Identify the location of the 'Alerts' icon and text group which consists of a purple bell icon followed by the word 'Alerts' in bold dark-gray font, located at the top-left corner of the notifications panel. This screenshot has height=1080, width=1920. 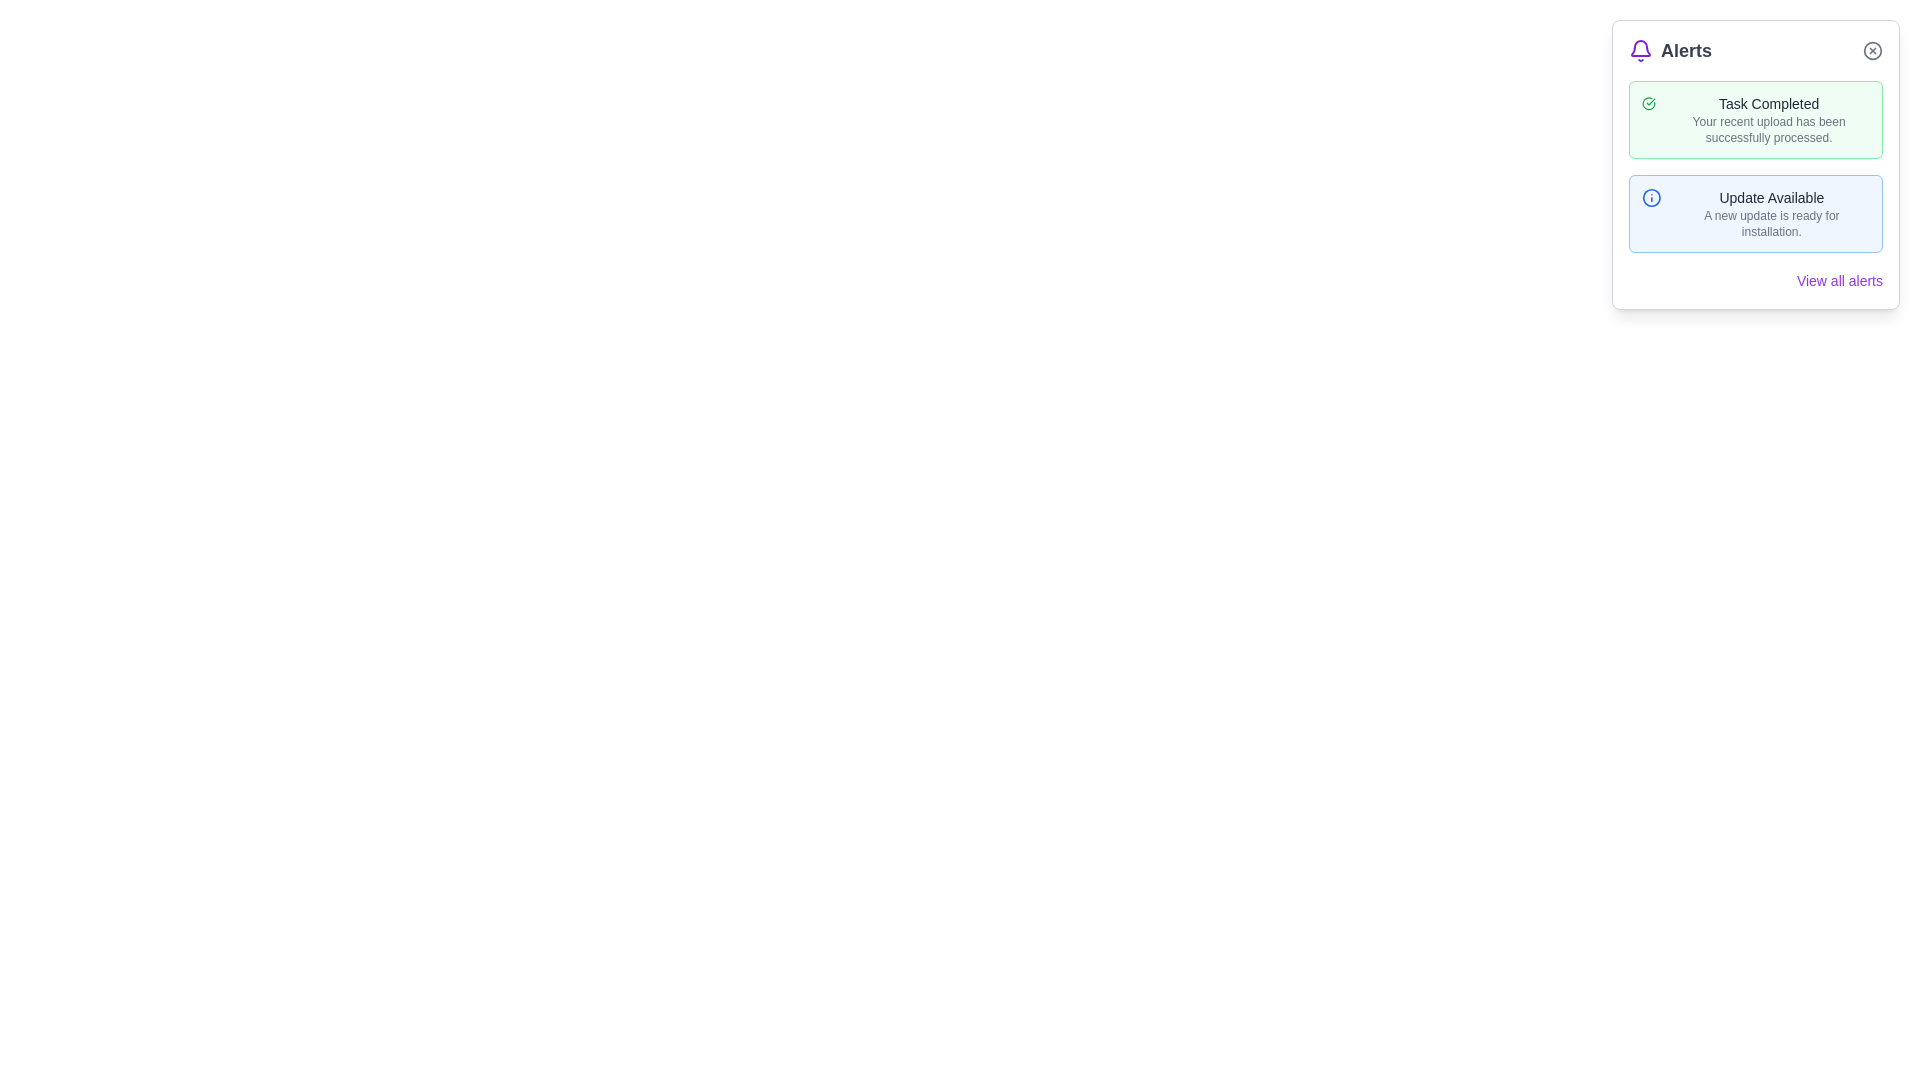
(1670, 49).